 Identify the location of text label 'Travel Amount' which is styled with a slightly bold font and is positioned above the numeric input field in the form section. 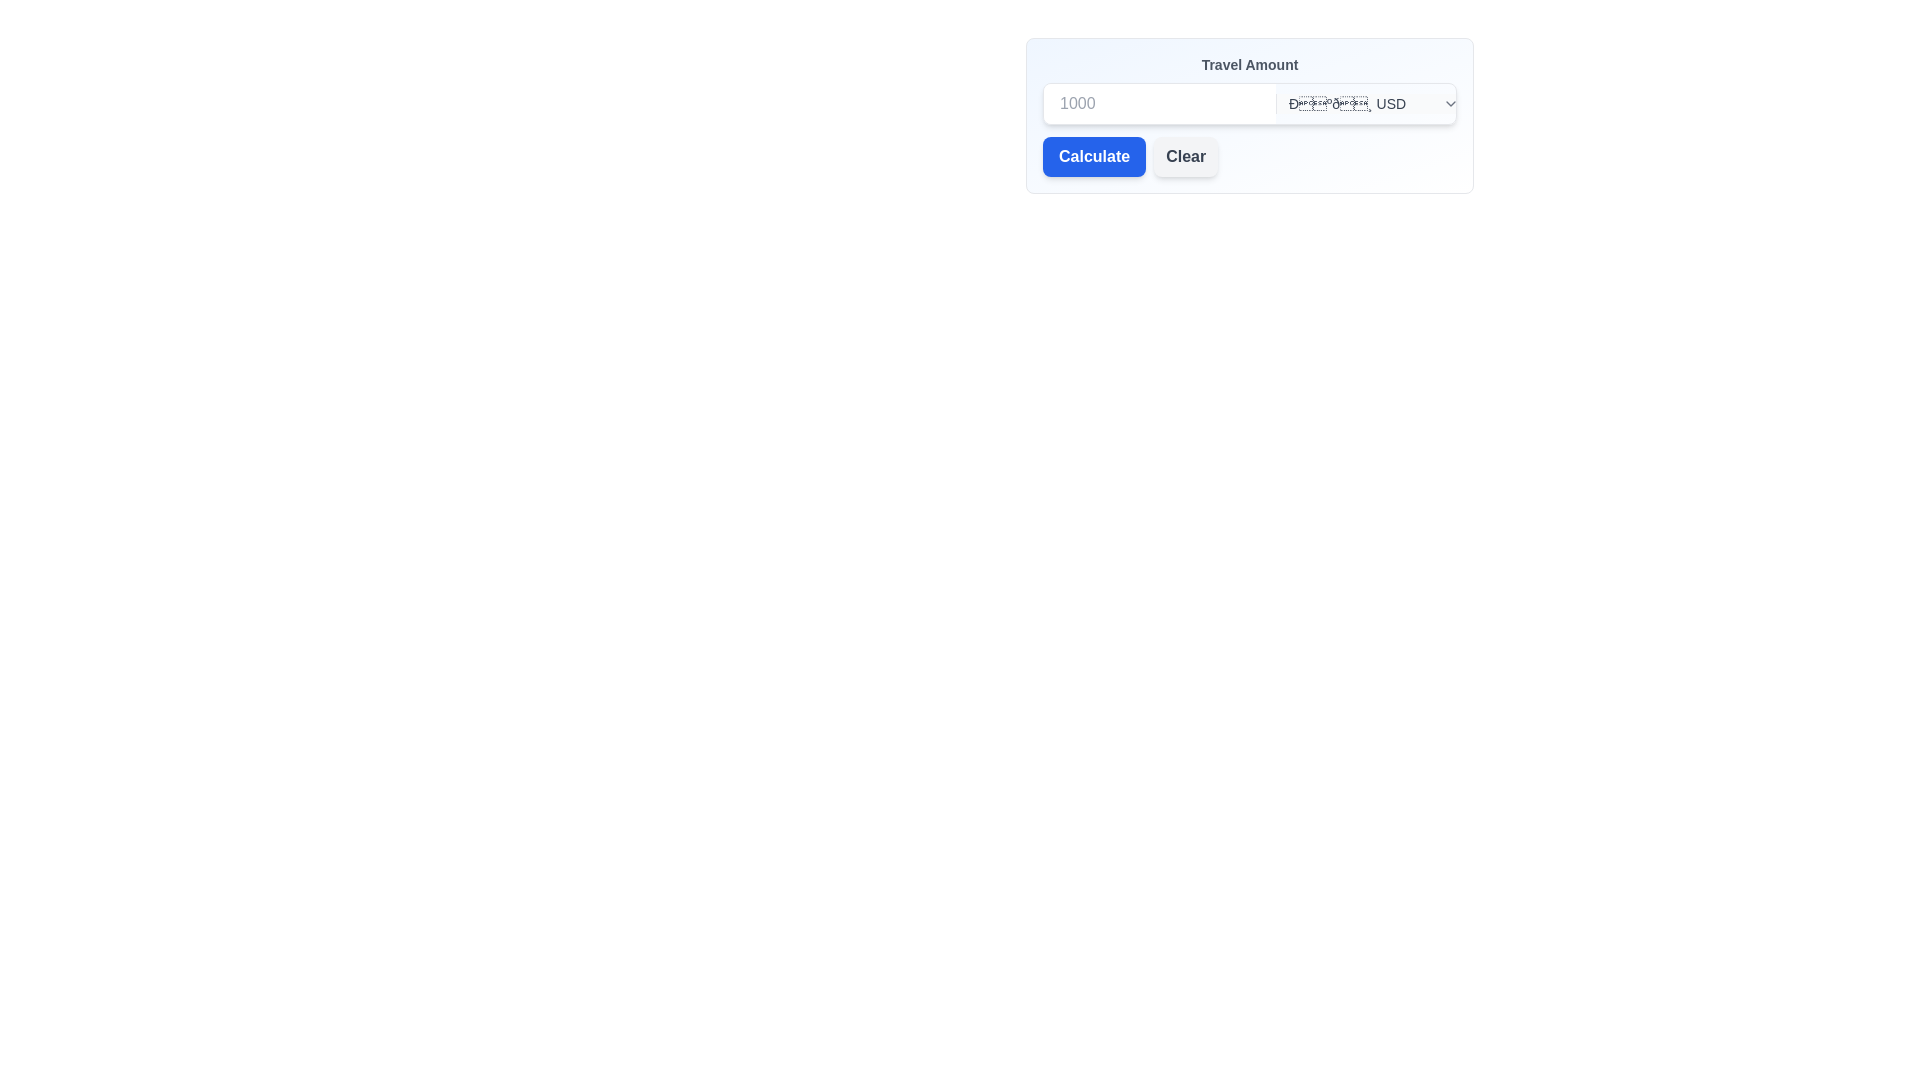
(1248, 64).